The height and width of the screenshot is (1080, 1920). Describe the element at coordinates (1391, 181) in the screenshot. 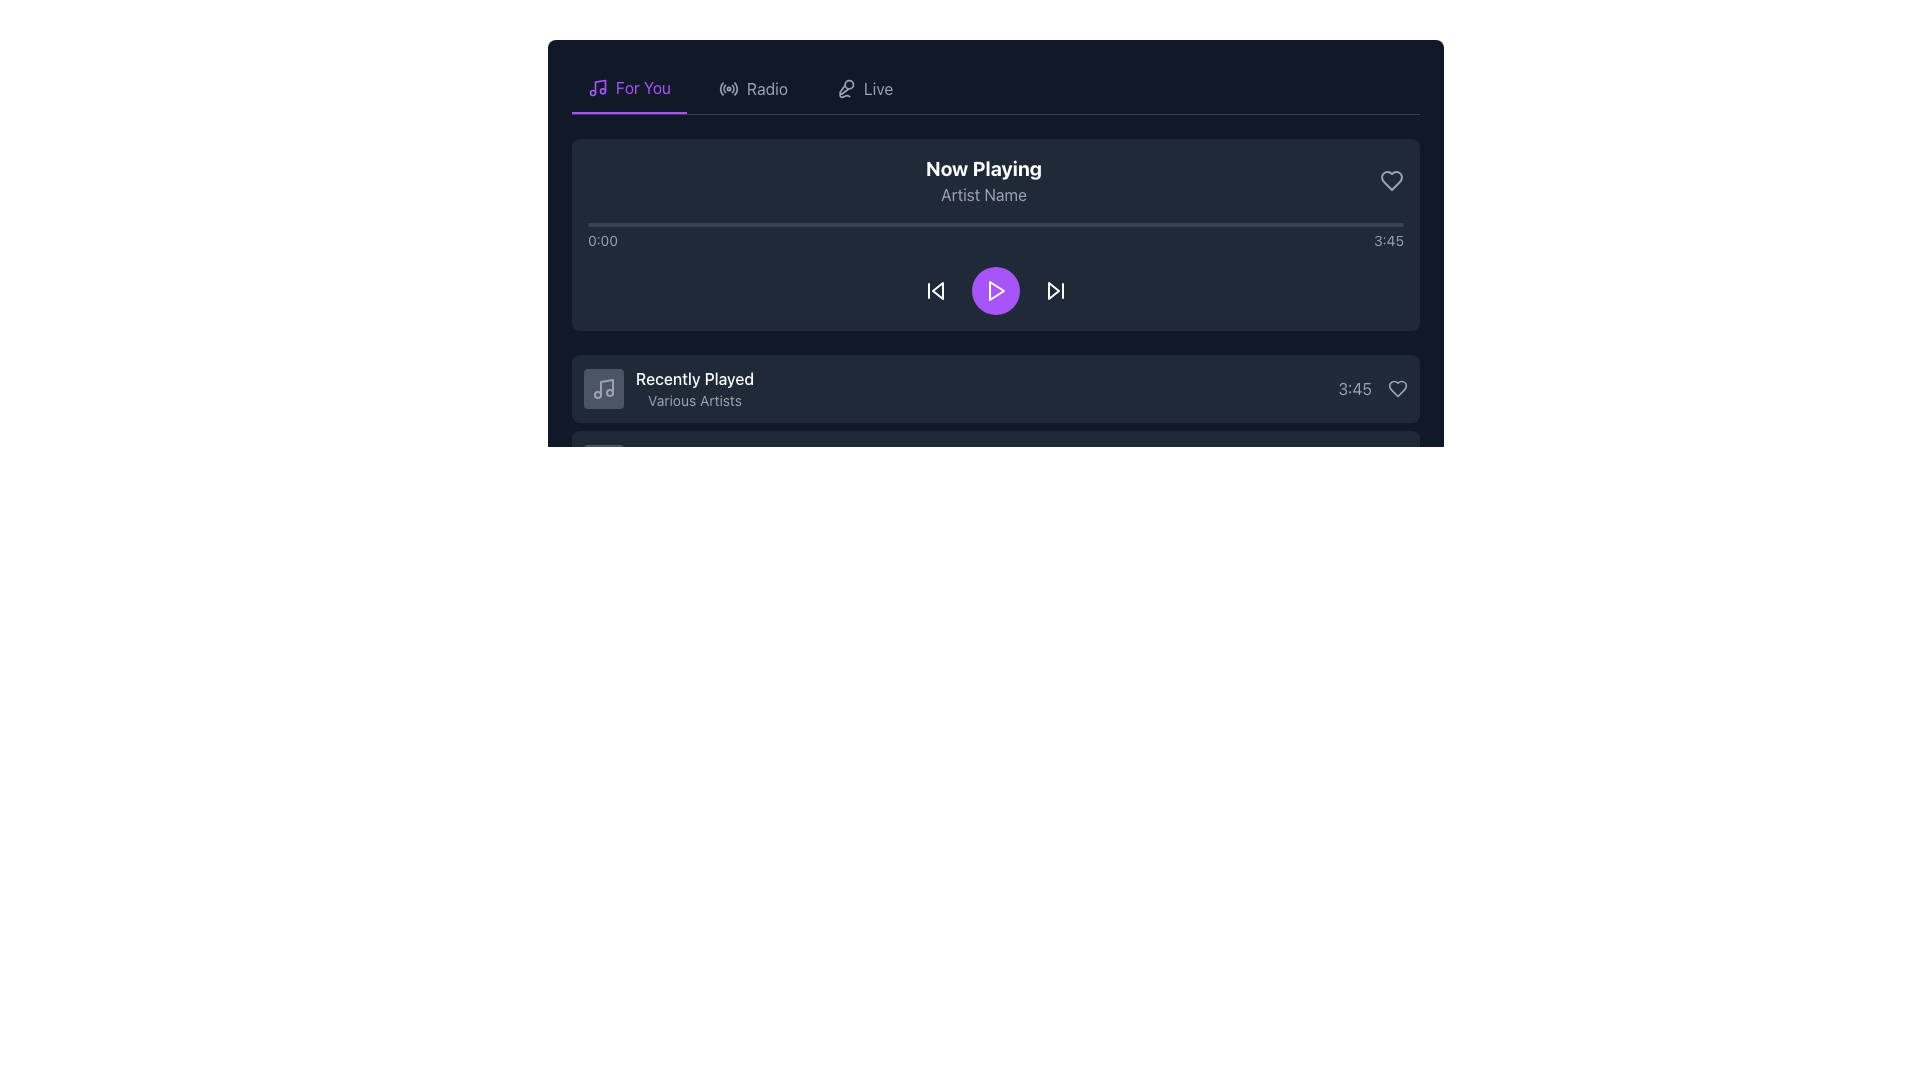

I see `the heart-shaped icon button located in the top-right portion of the 'Now Playing' section to mark the currently playing track as a favorite` at that location.